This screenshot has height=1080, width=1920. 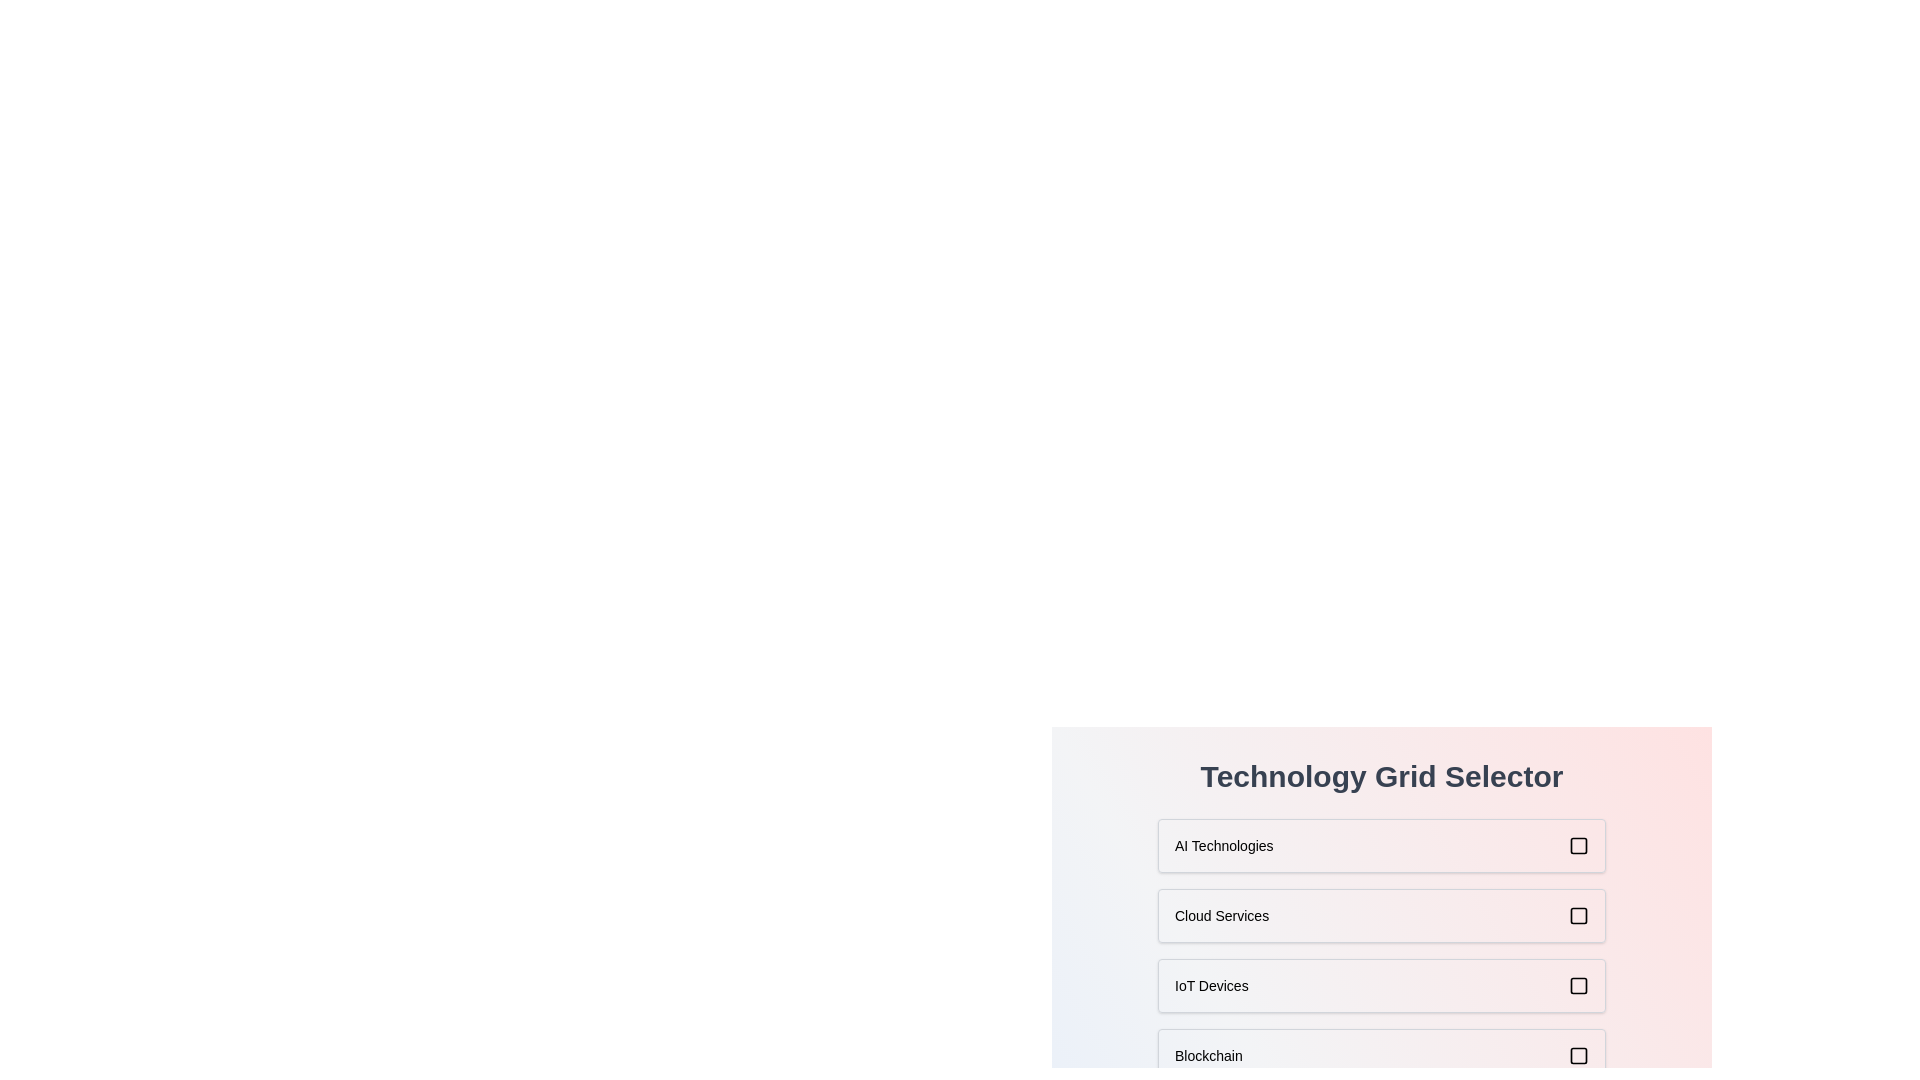 I want to click on the item labeled IoT Devices in the grid to select it, so click(x=1381, y=985).